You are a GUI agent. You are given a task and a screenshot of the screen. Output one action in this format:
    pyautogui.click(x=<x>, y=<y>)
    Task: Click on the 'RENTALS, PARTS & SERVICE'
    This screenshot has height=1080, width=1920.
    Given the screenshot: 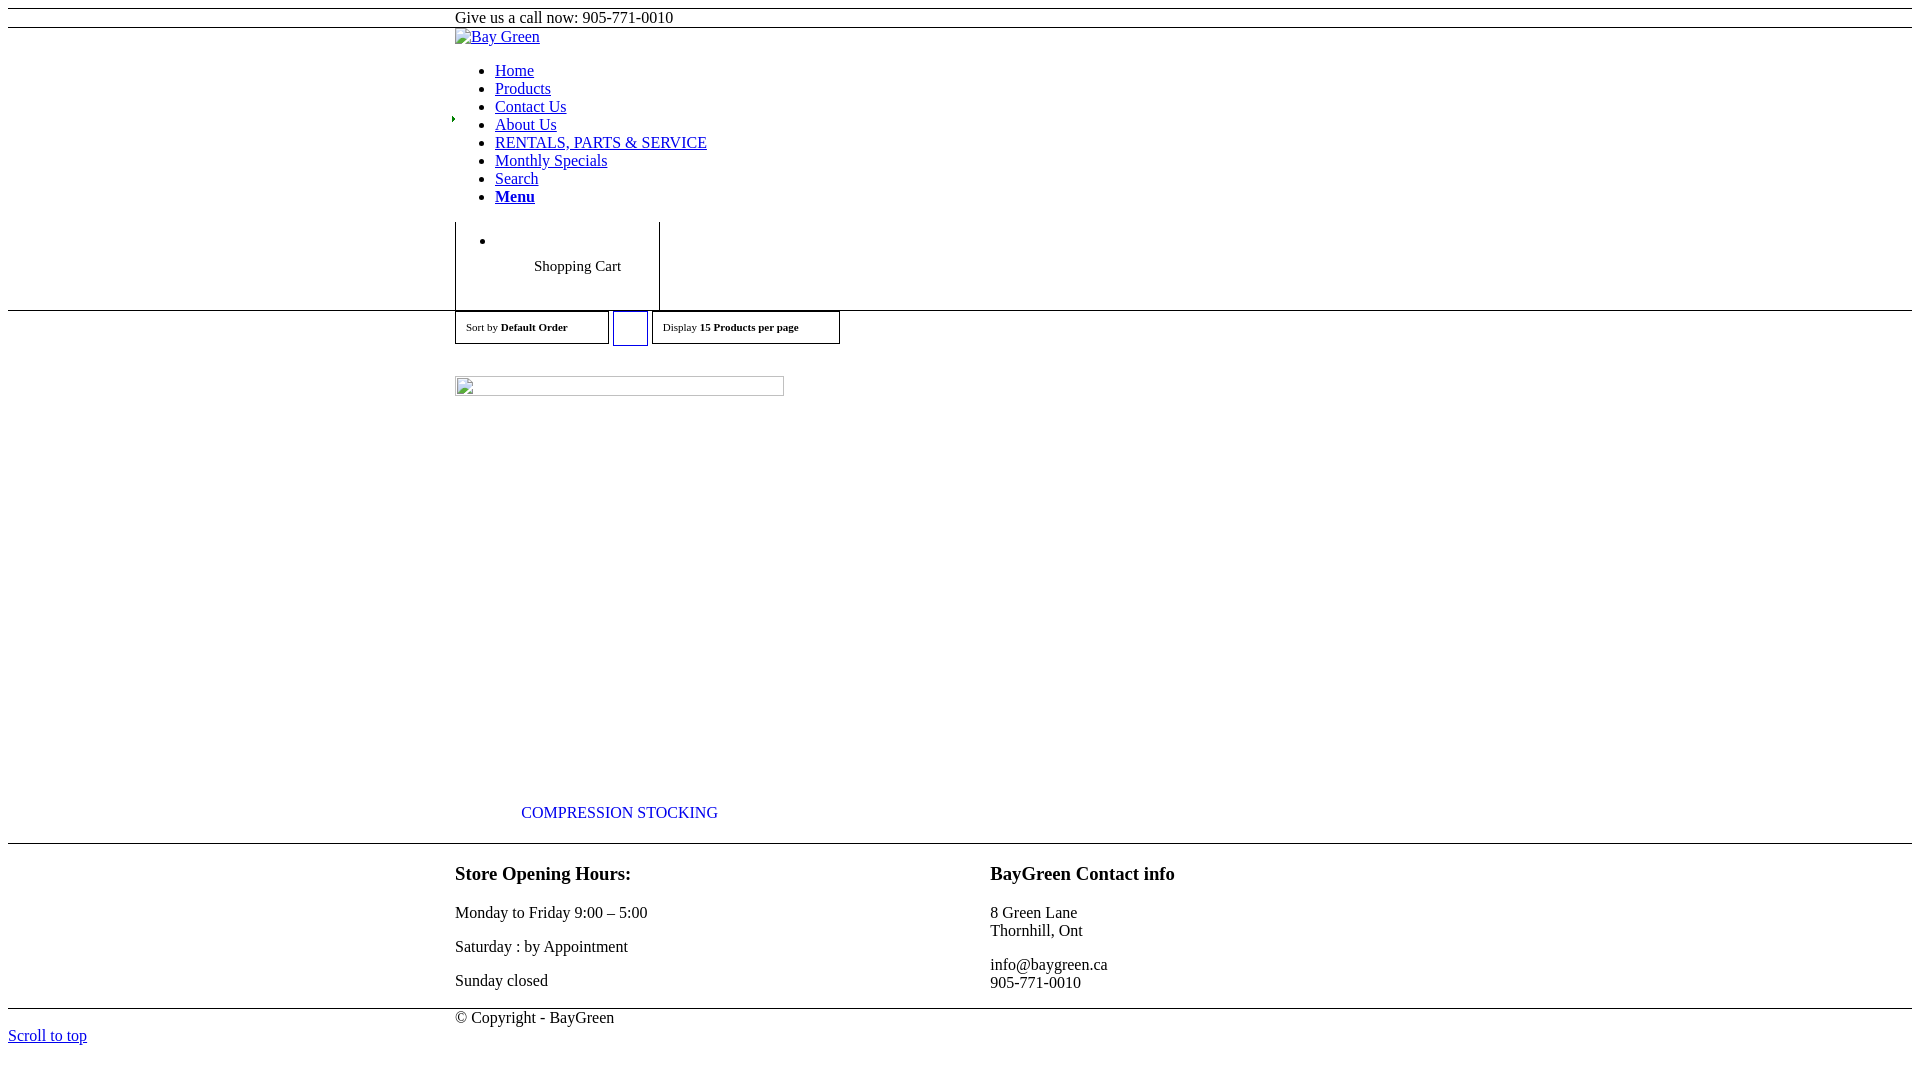 What is the action you would take?
    pyautogui.click(x=599, y=141)
    